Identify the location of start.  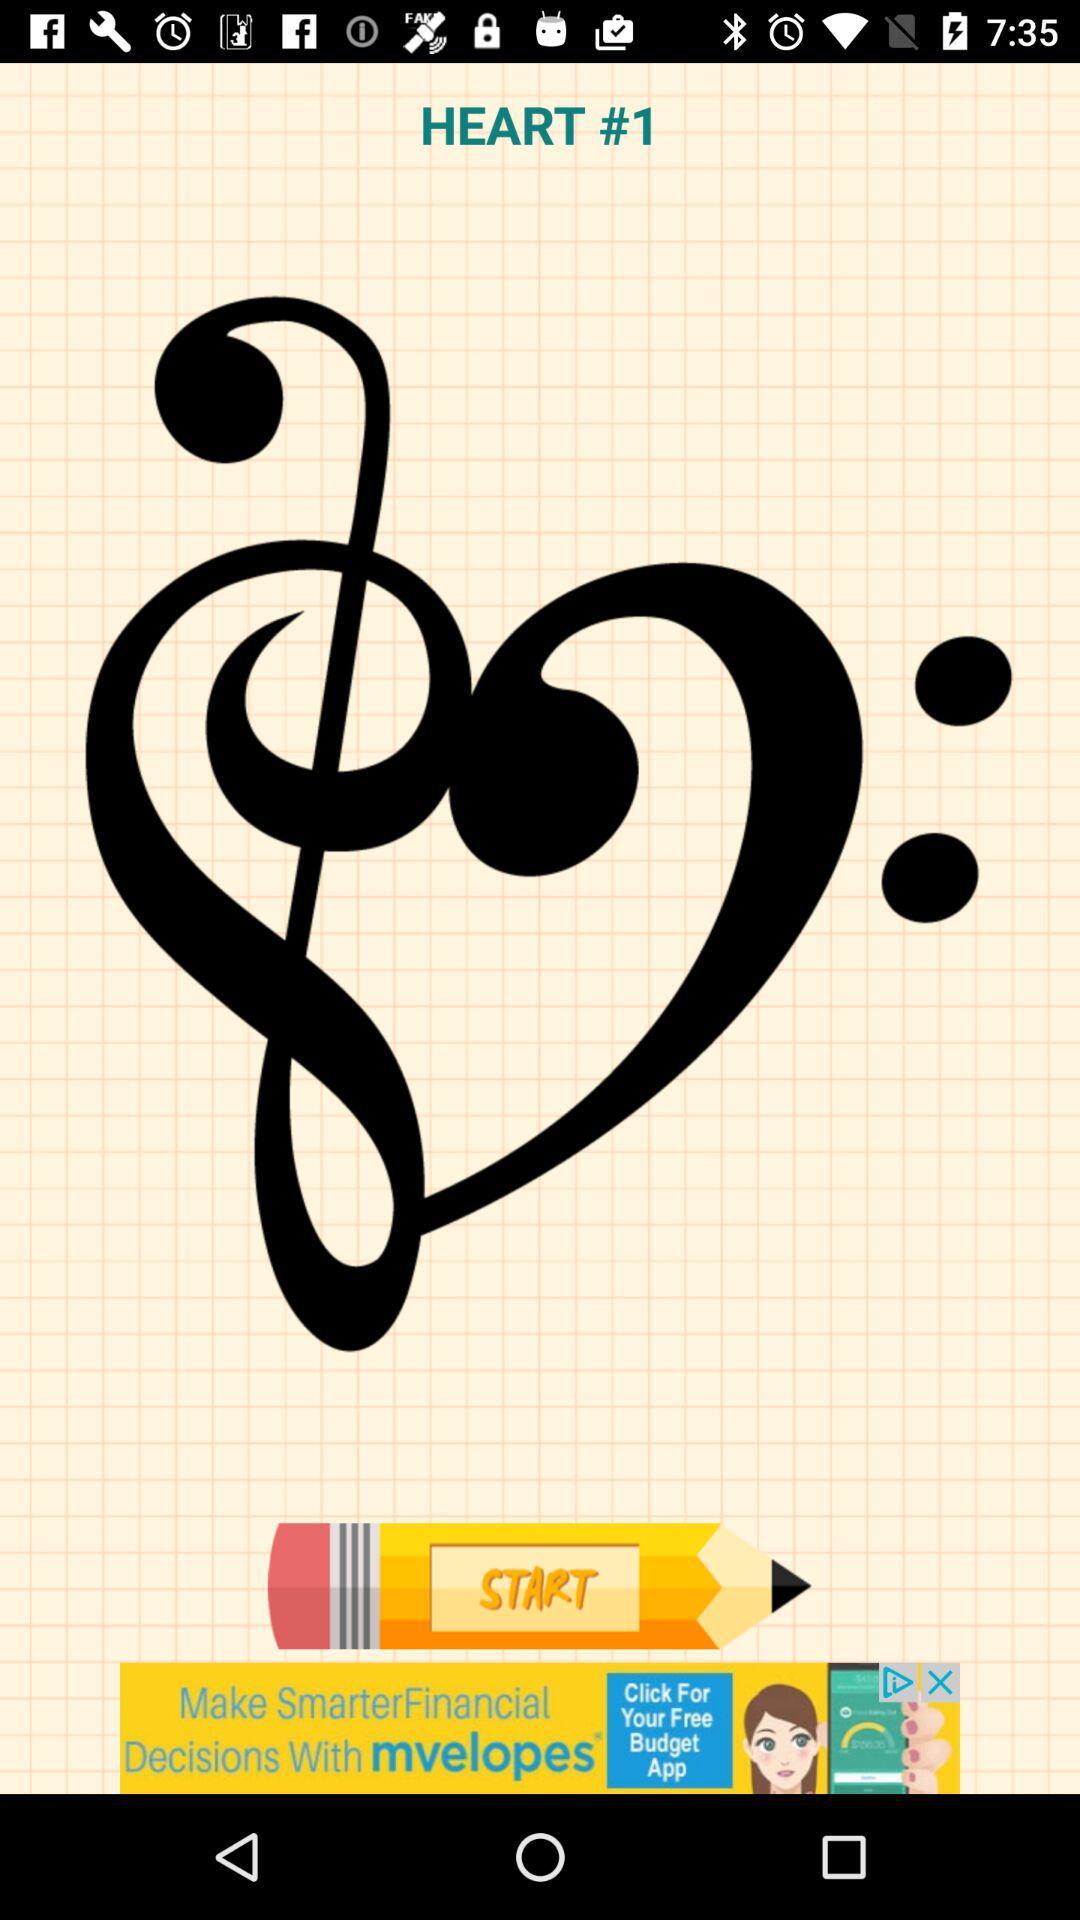
(538, 1585).